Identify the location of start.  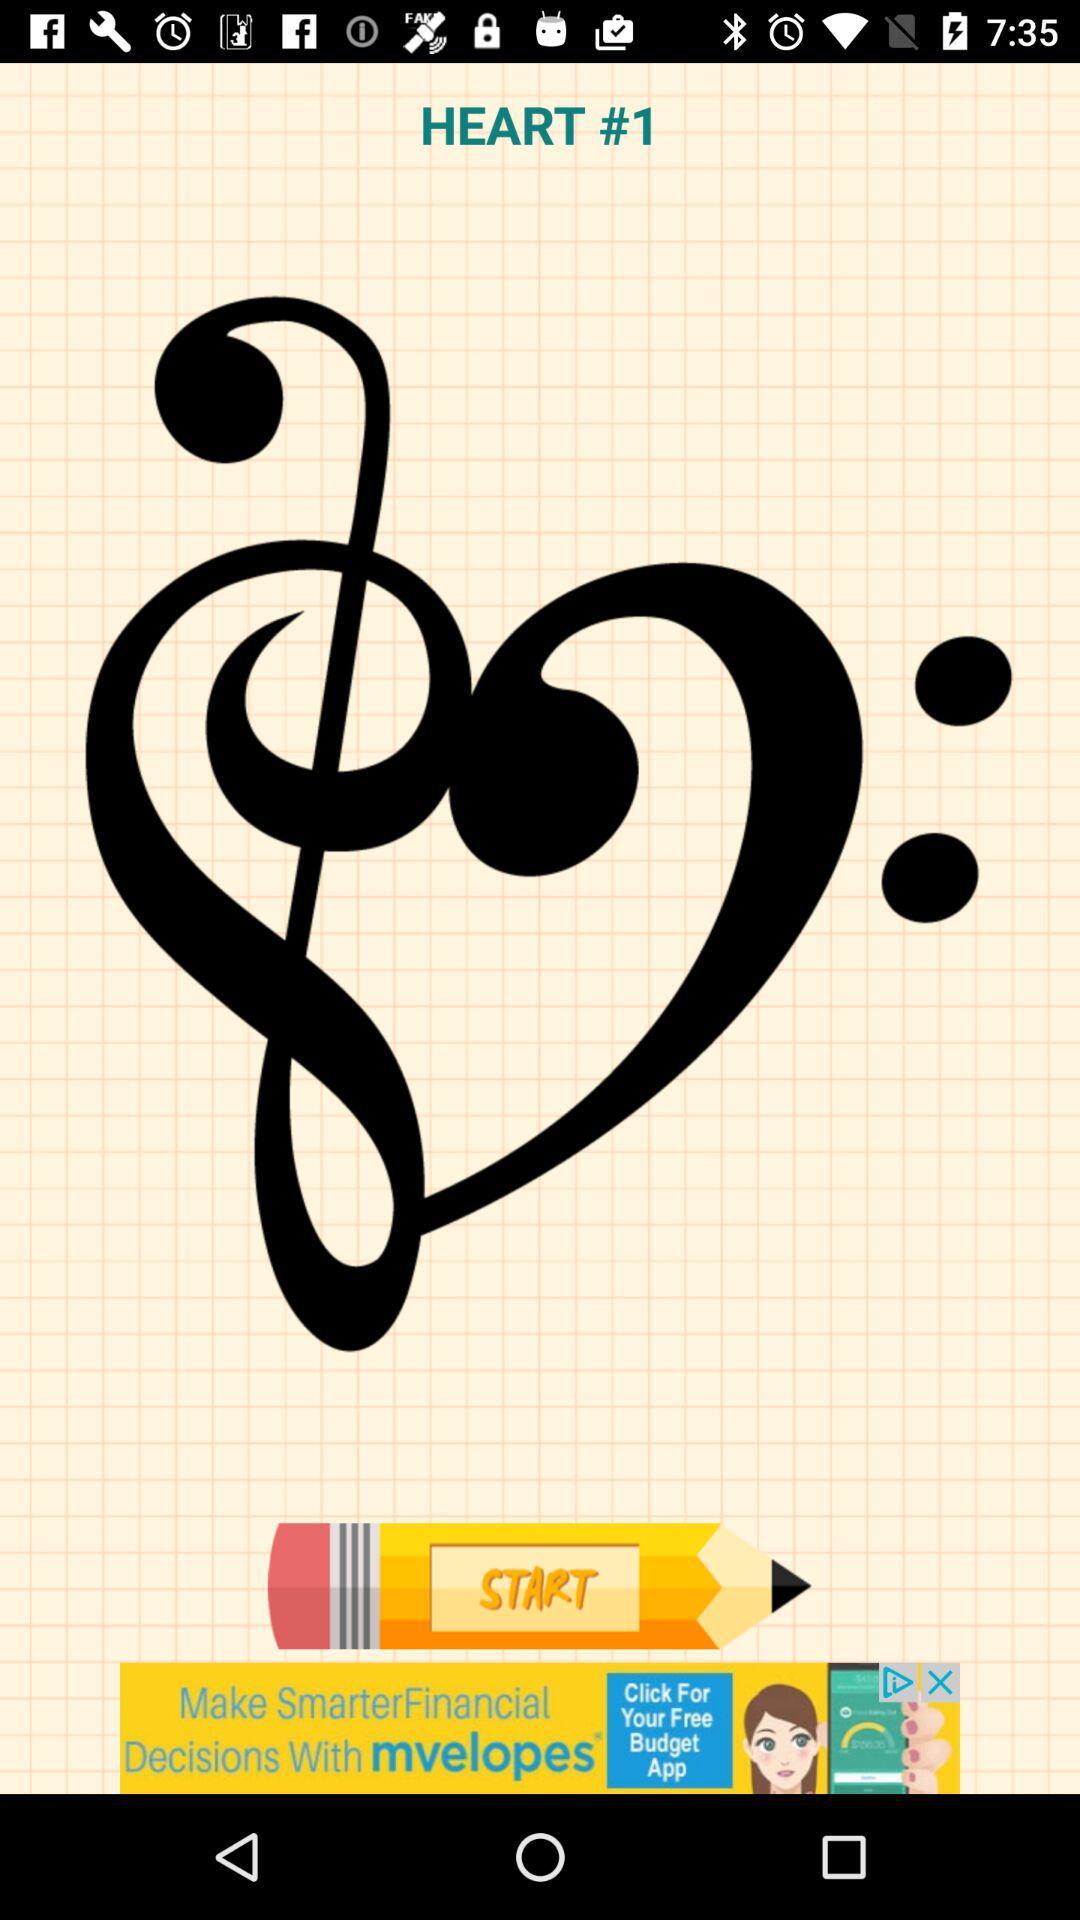
(538, 1585).